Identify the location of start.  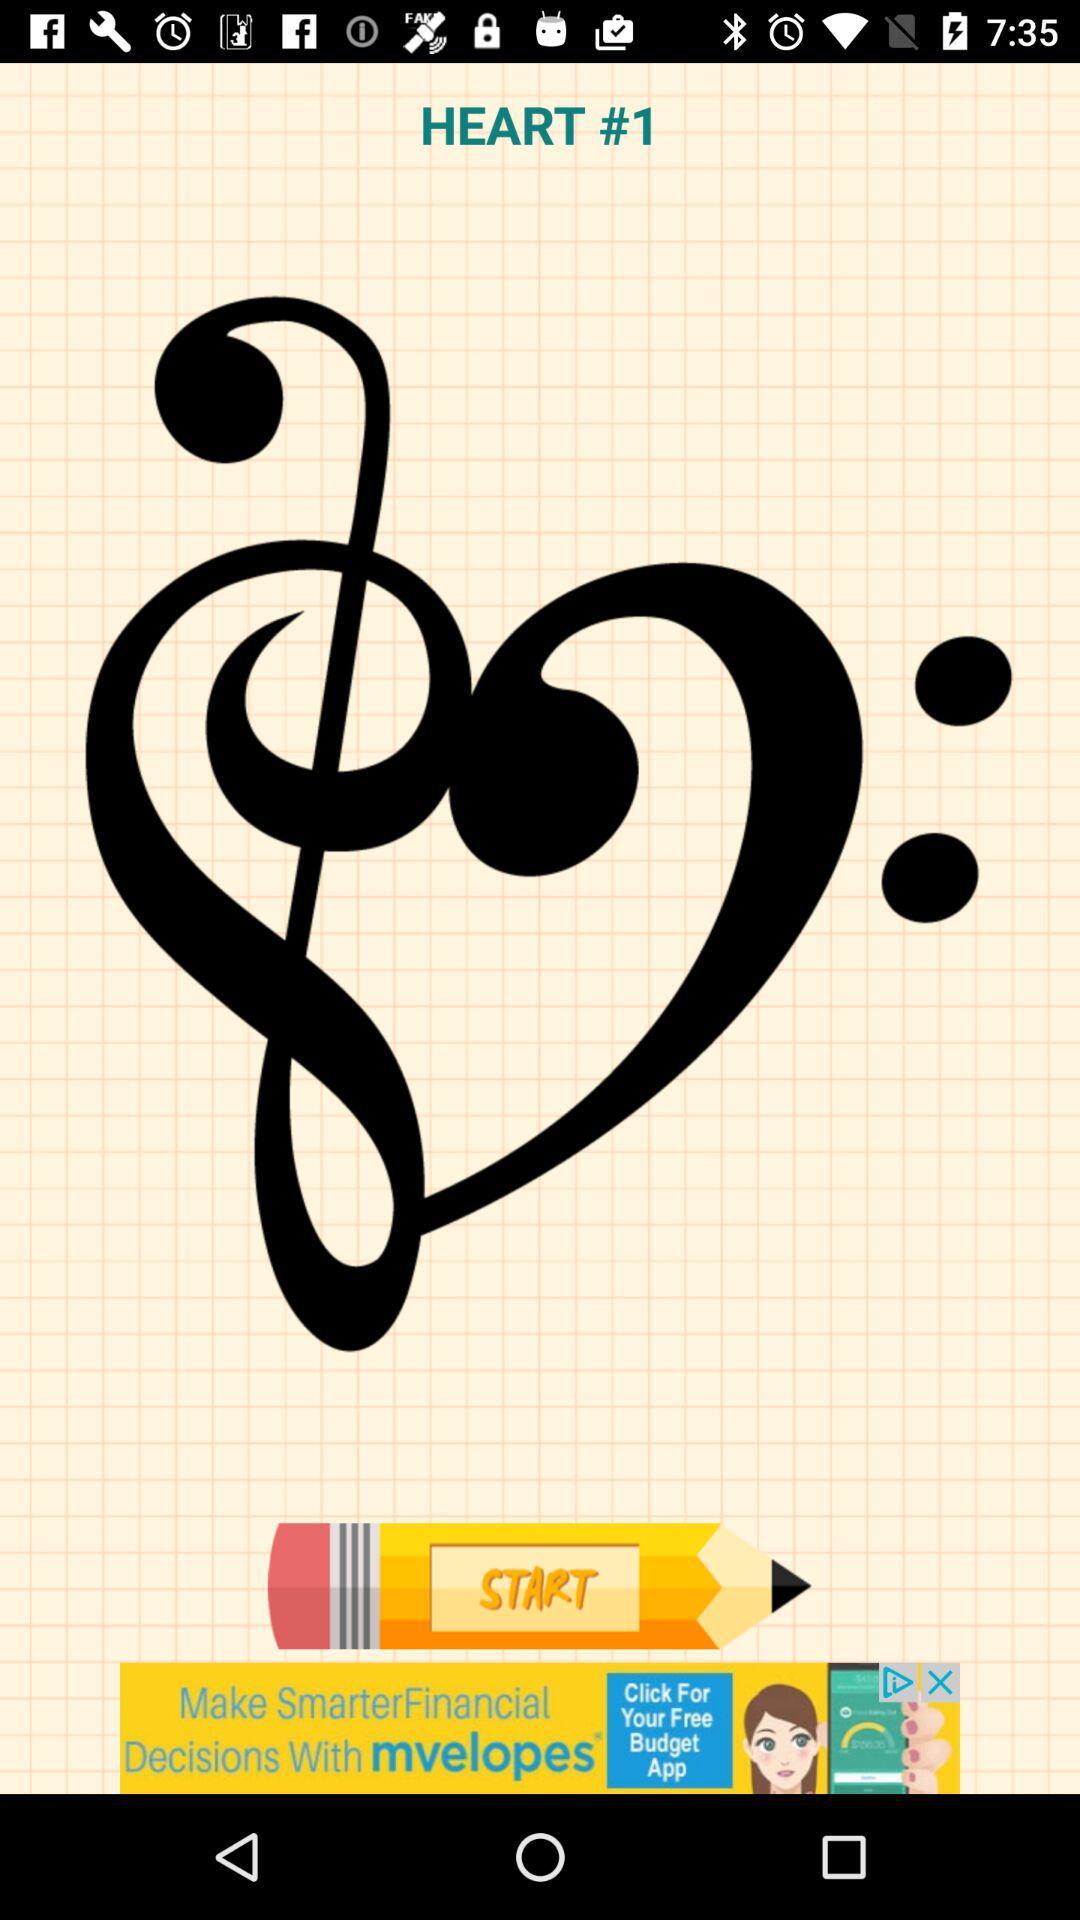
(538, 1585).